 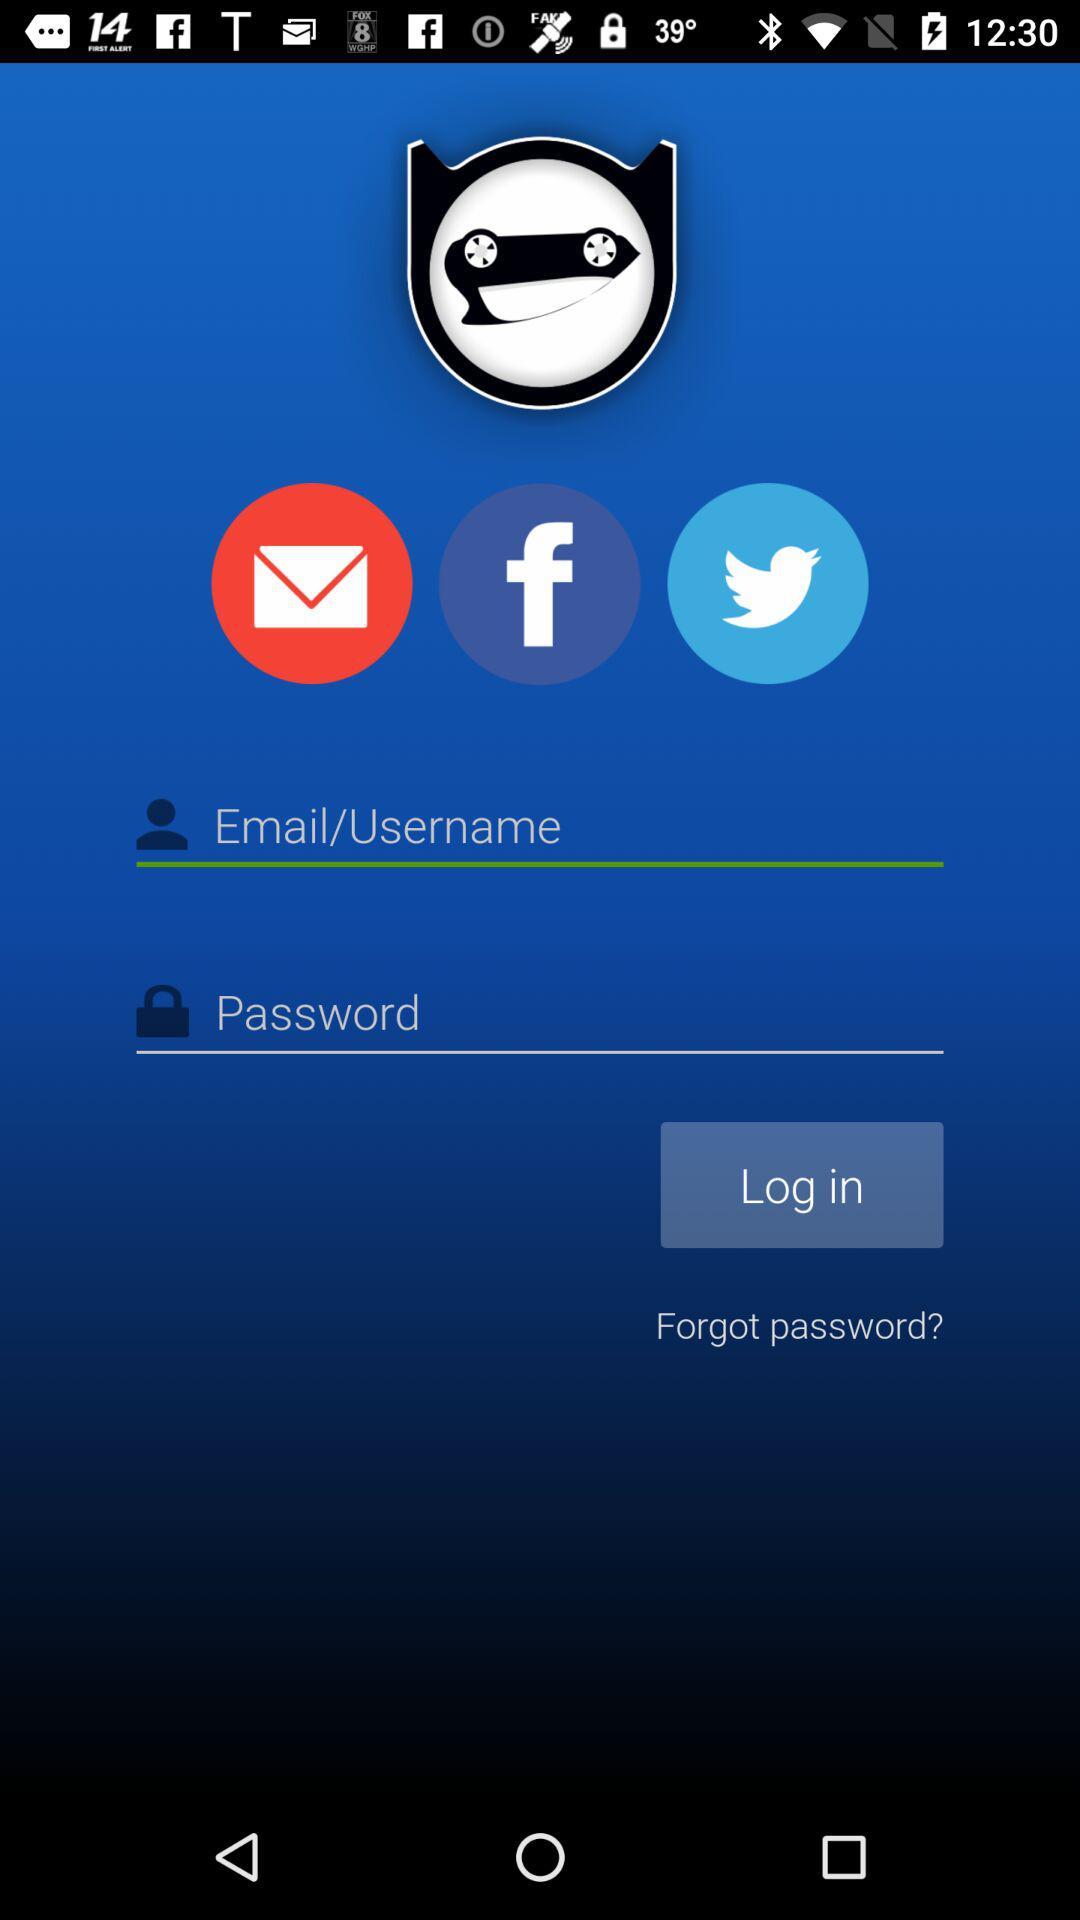 I want to click on the icon at the top right corner, so click(x=766, y=582).